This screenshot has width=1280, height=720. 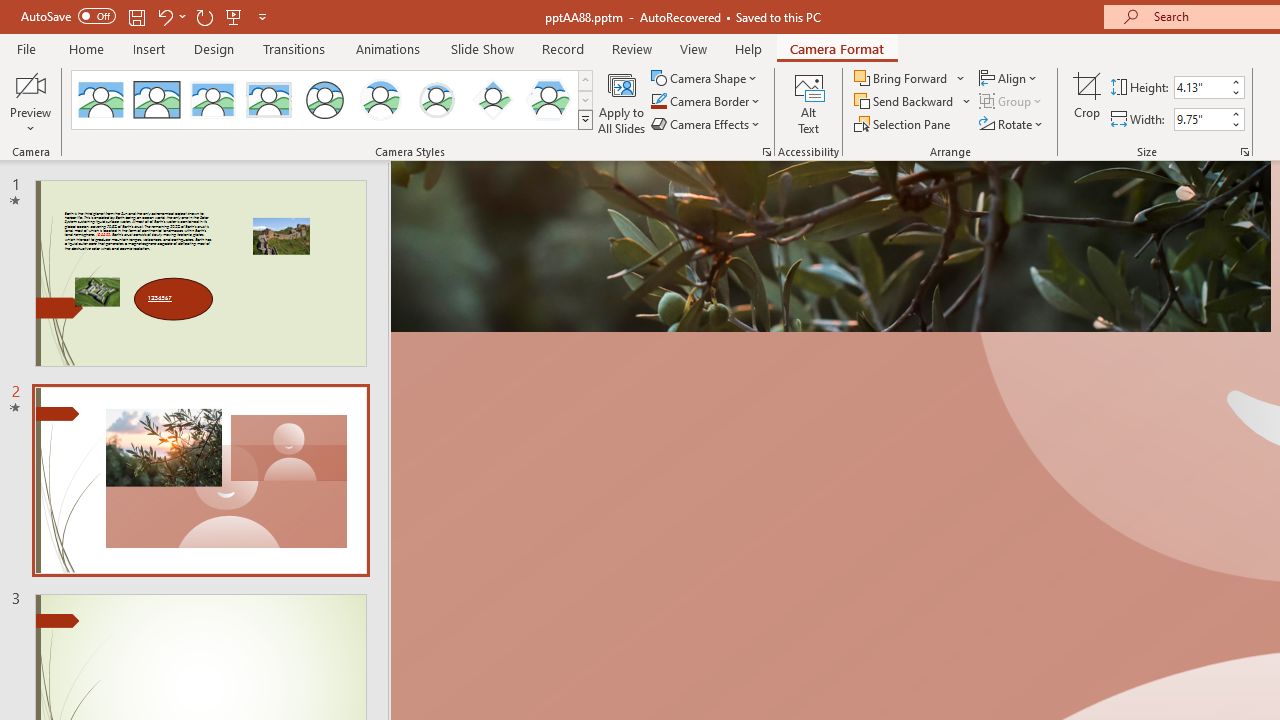 I want to click on 'Soft Edge Circle', so click(x=436, y=100).